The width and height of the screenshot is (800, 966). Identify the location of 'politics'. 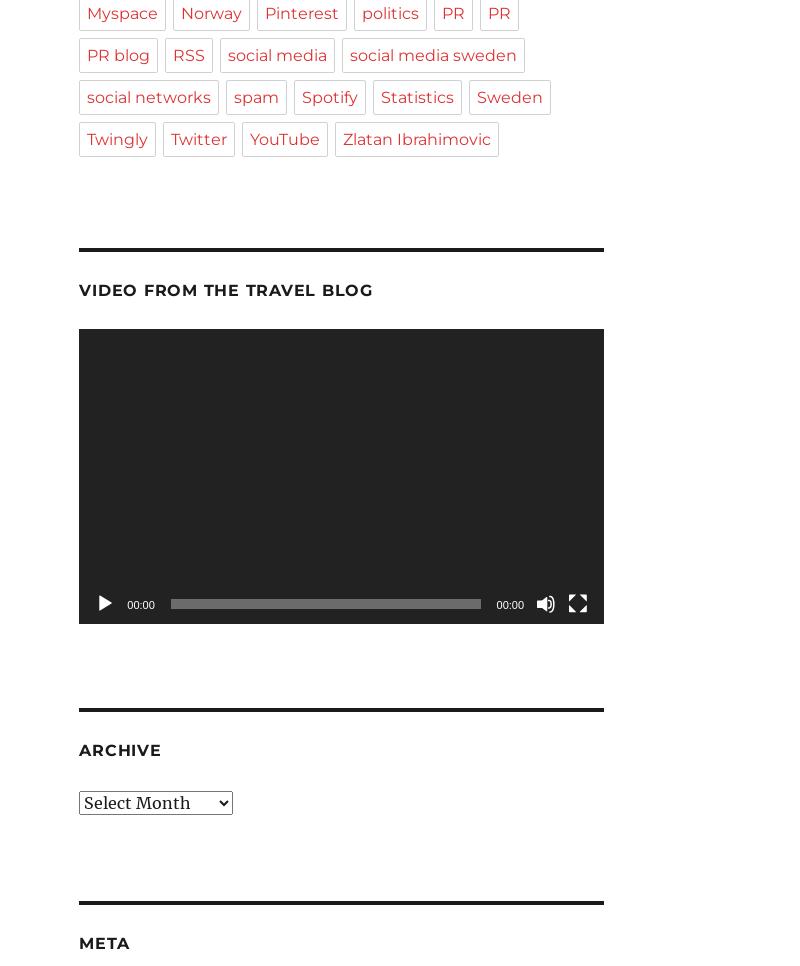
(389, 12).